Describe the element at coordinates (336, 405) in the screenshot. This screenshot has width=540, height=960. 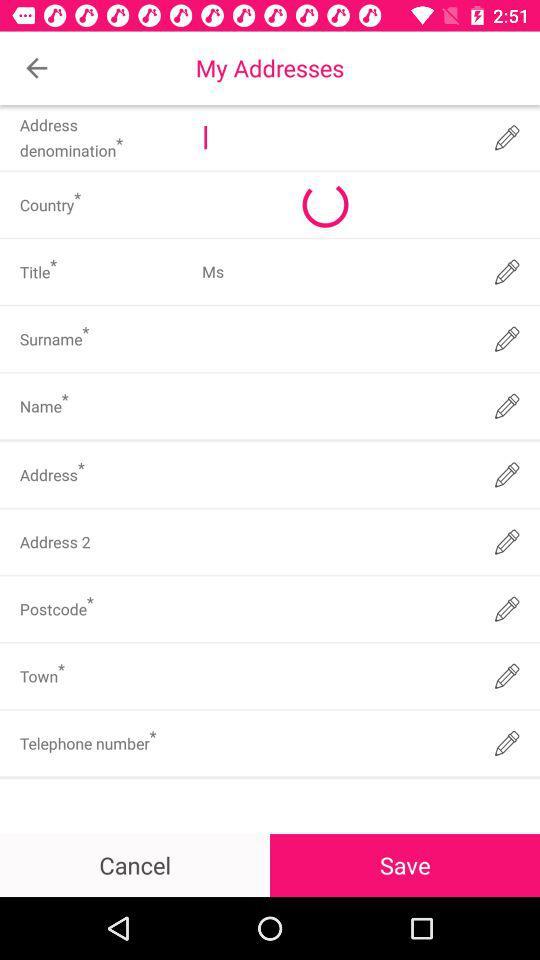
I see `a text field which is after name on a page` at that location.